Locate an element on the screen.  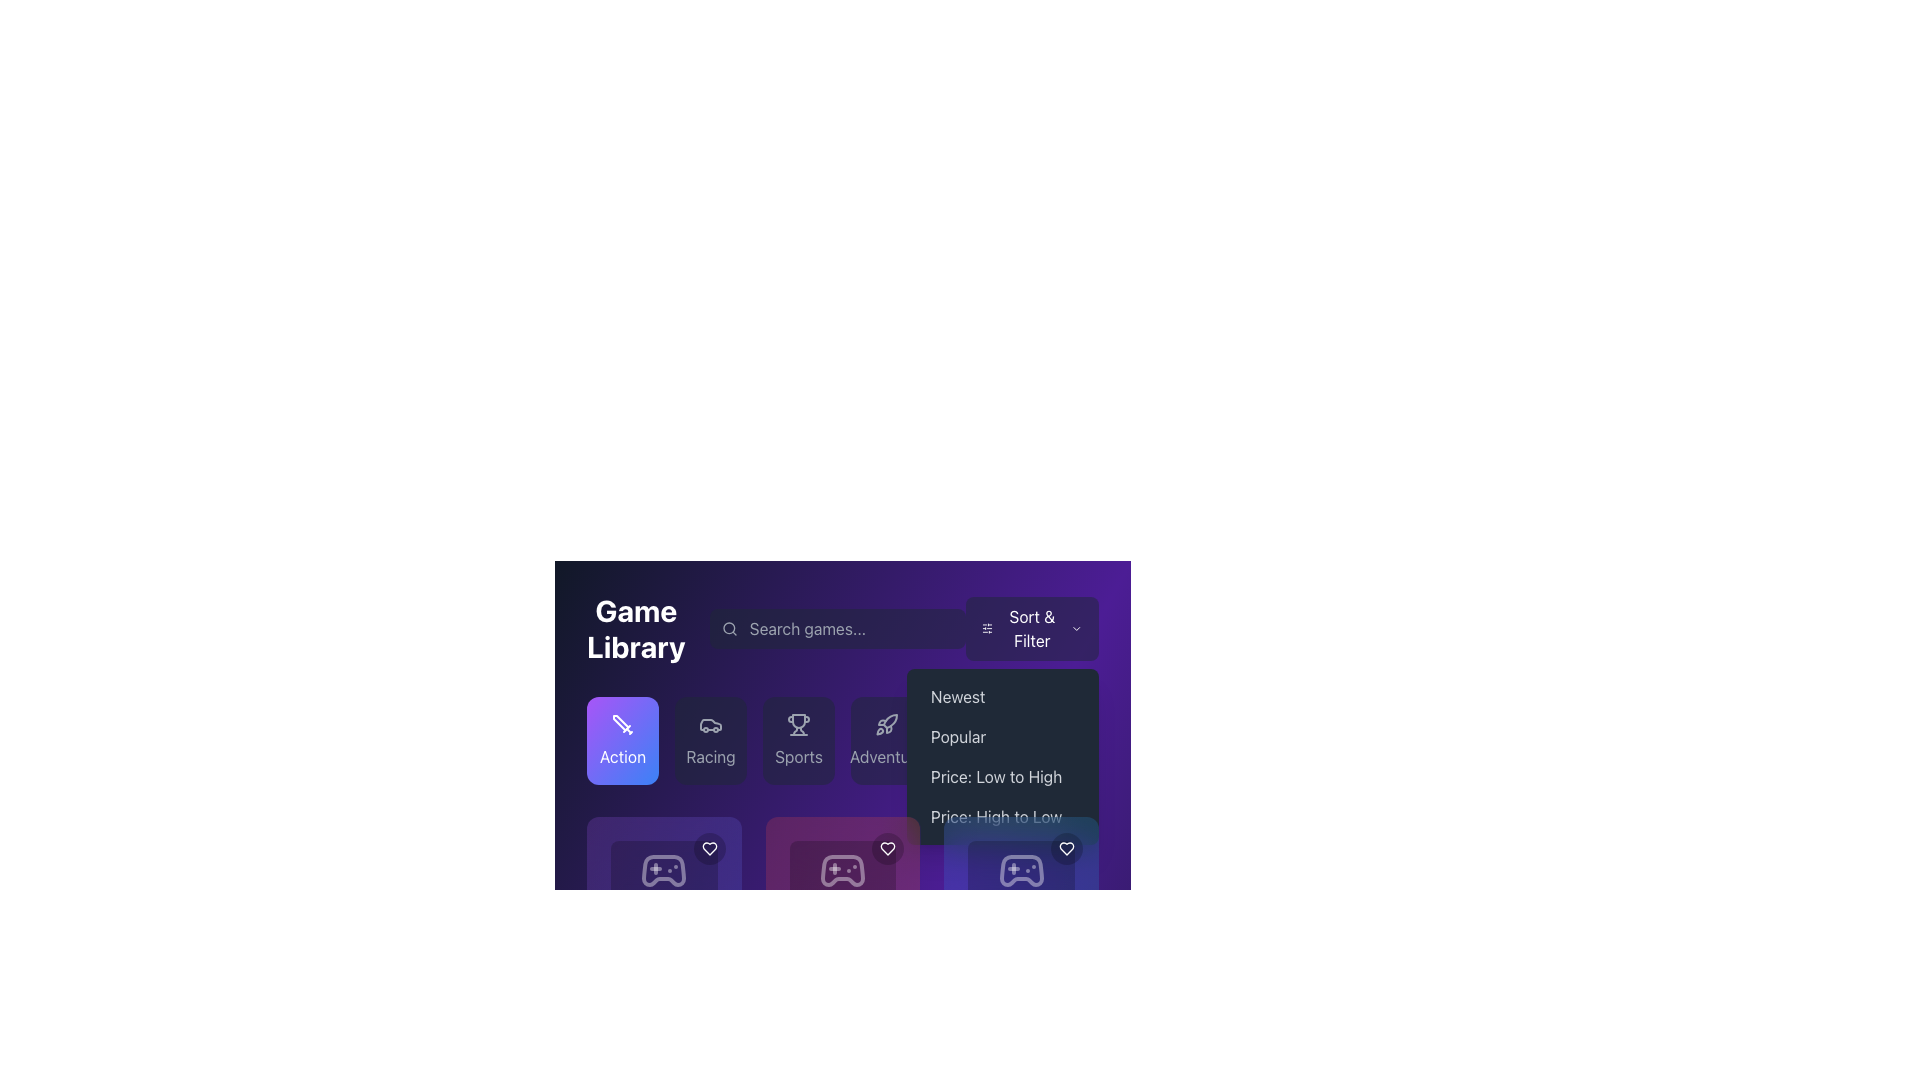
the 'Sort & Filter' button located at the top-right corner of the 'Game Library' section is located at coordinates (1032, 627).